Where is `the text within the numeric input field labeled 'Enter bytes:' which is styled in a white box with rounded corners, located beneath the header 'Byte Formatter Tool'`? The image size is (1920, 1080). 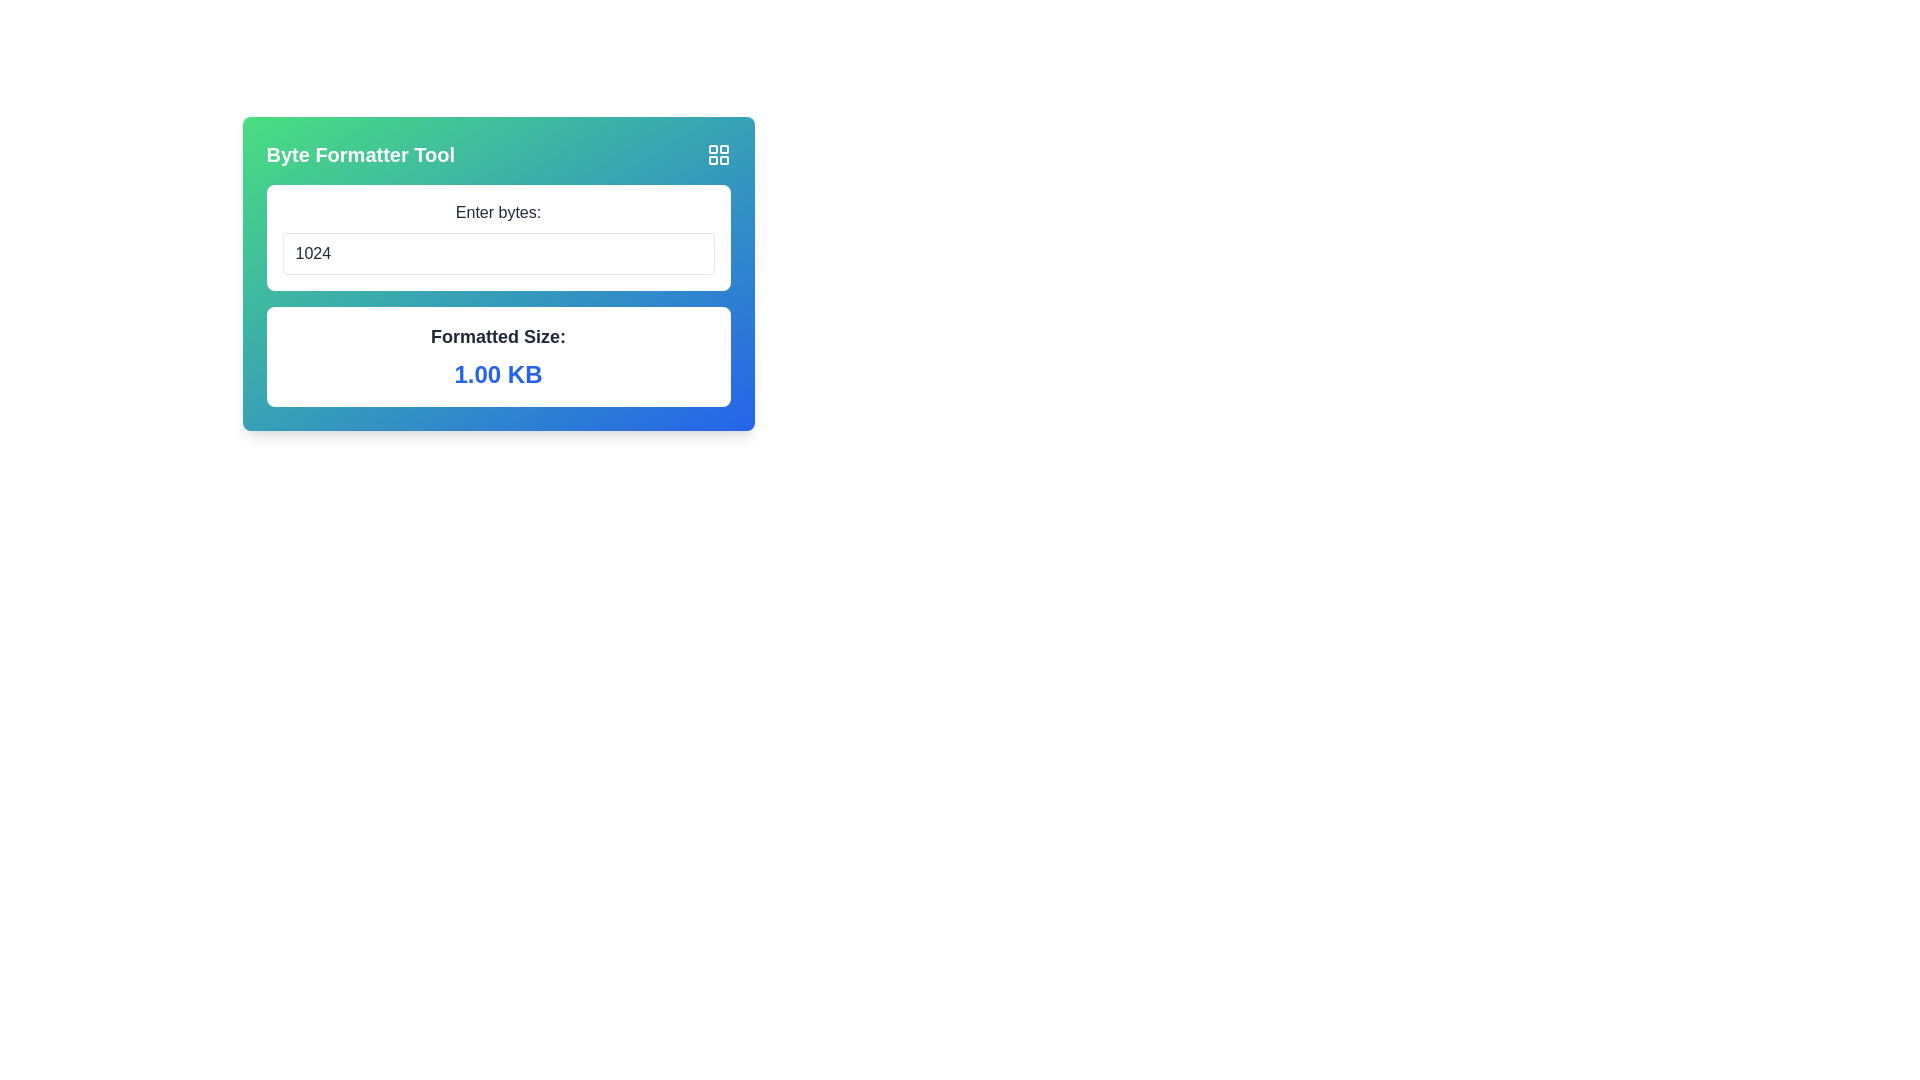 the text within the numeric input field labeled 'Enter bytes:' which is styled in a white box with rounded corners, located beneath the header 'Byte Formatter Tool' is located at coordinates (498, 237).